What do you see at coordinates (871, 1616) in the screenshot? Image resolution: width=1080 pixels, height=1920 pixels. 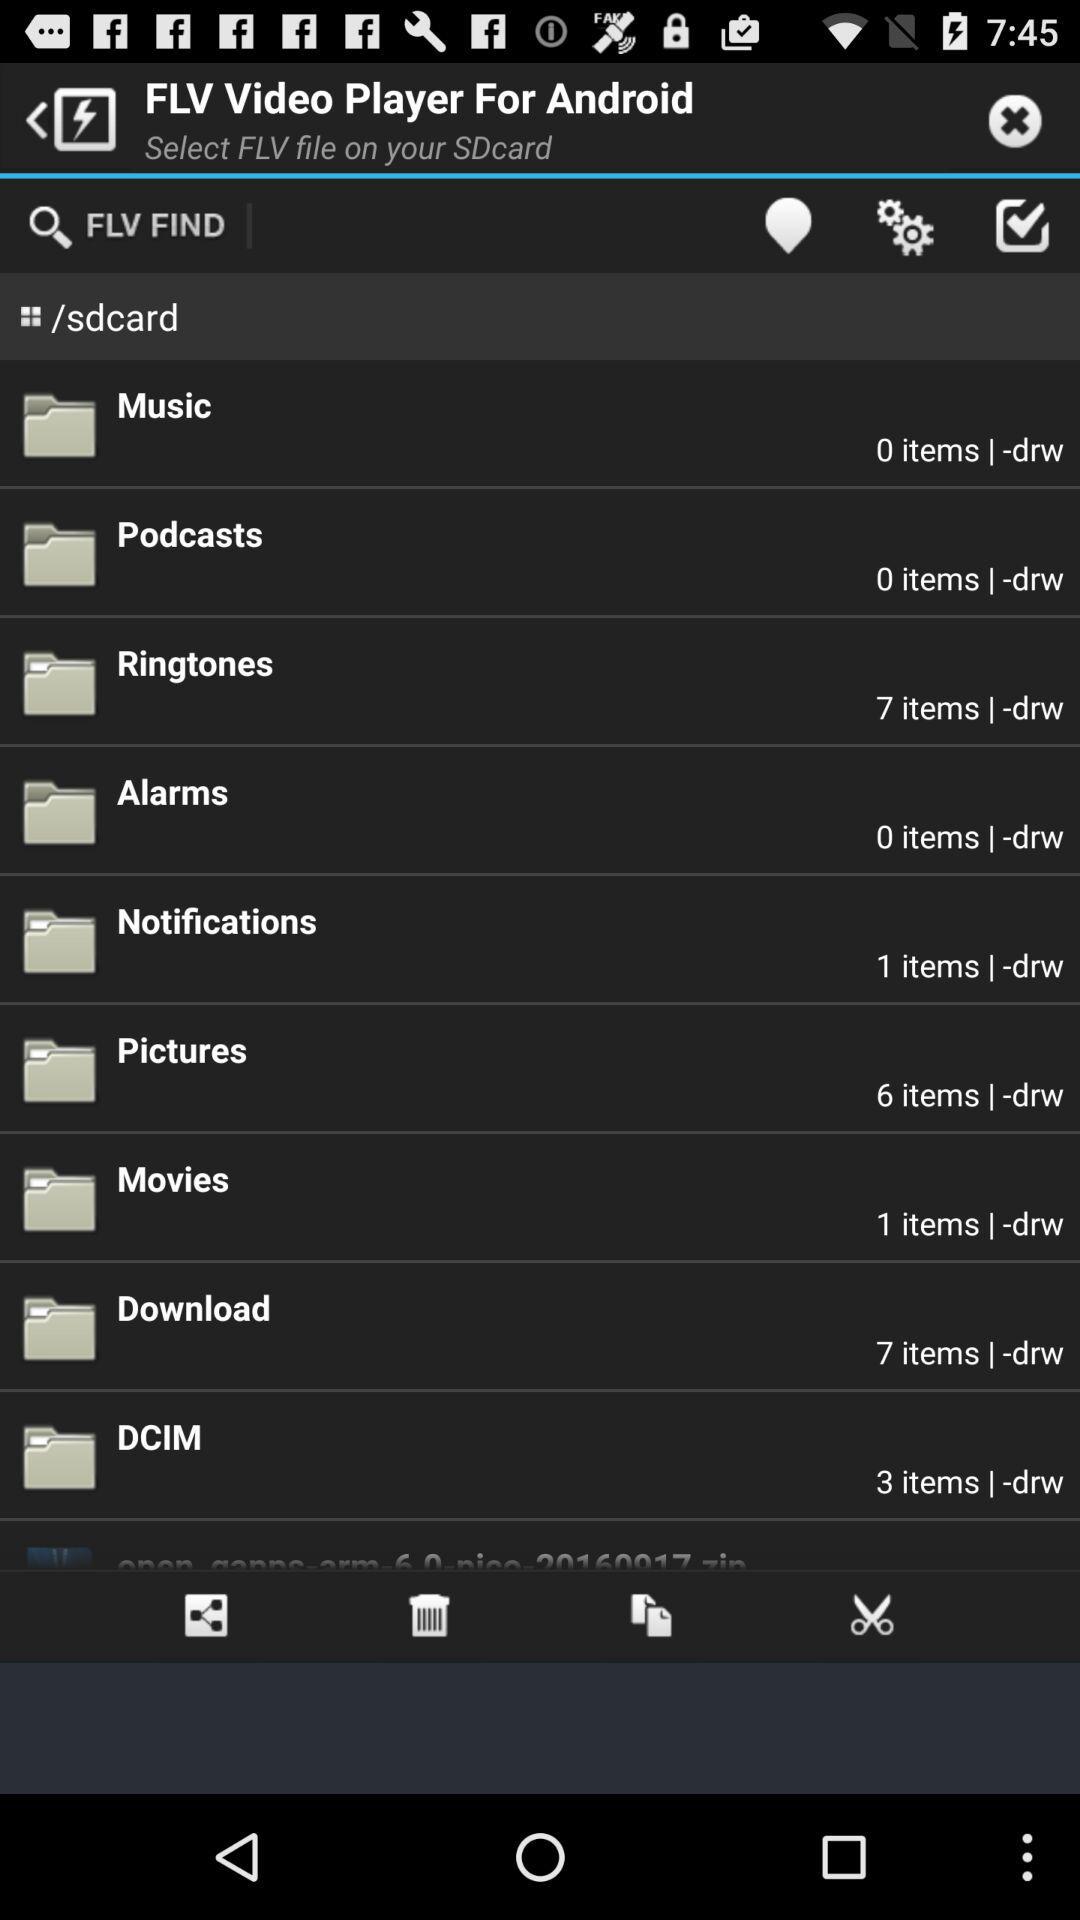 I see `icon below open_gapps arm 6 app` at bounding box center [871, 1616].